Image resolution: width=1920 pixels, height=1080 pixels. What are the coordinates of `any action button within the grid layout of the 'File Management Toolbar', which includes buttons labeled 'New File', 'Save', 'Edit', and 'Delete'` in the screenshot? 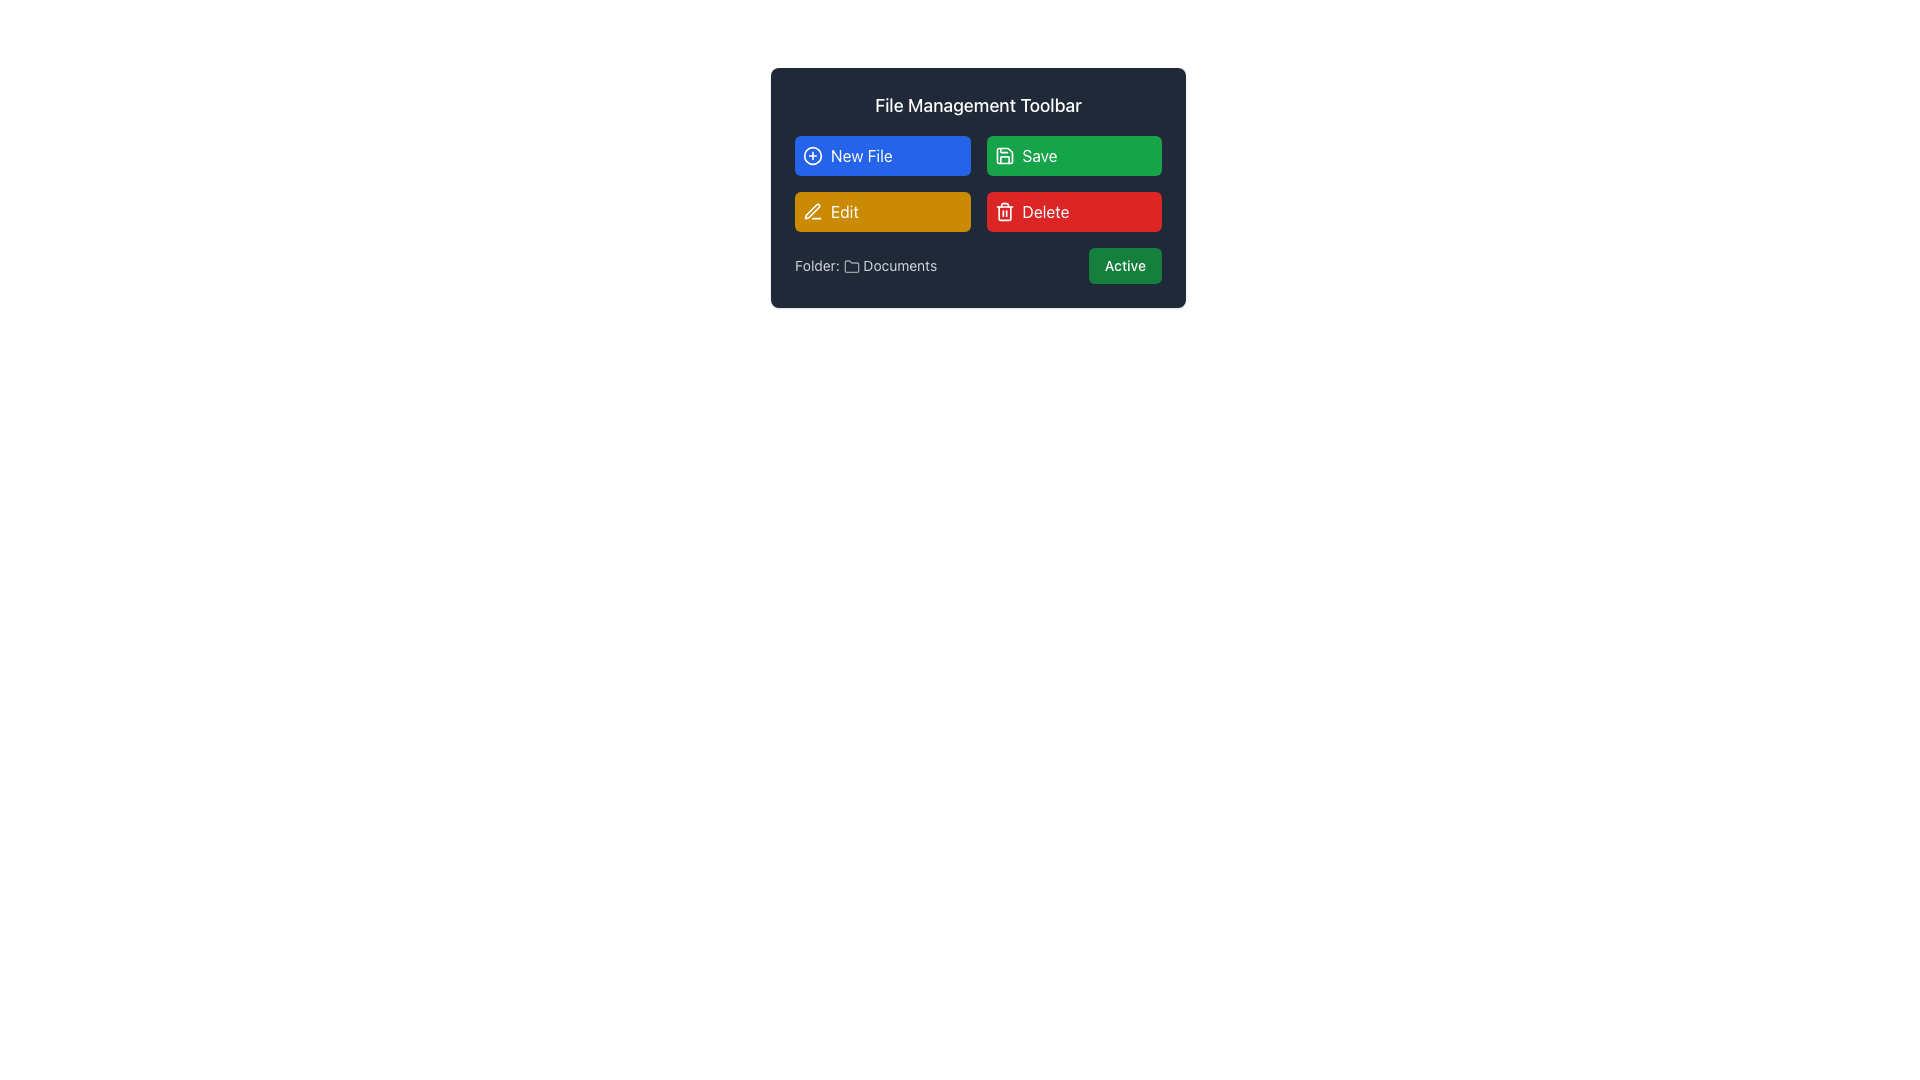 It's located at (978, 184).